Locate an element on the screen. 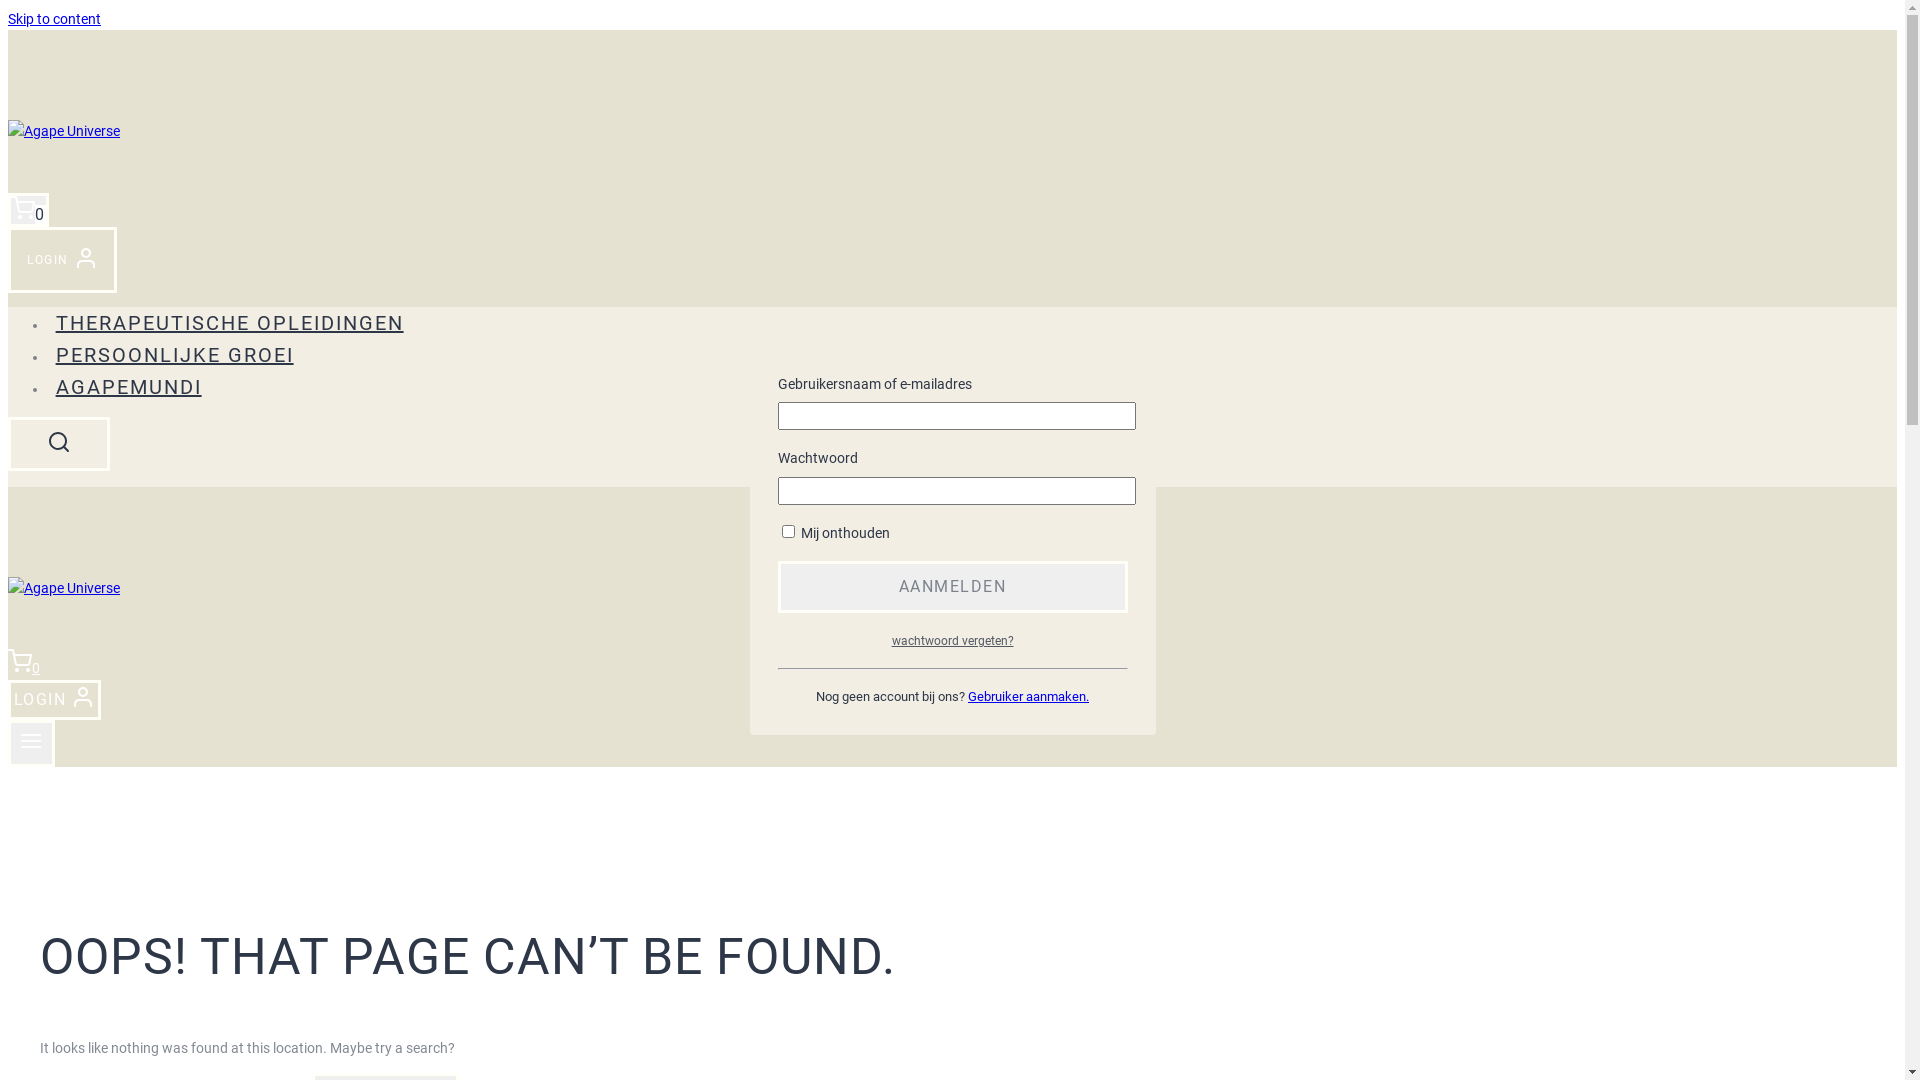 This screenshot has width=1920, height=1080. 'LOGIN is located at coordinates (62, 258).